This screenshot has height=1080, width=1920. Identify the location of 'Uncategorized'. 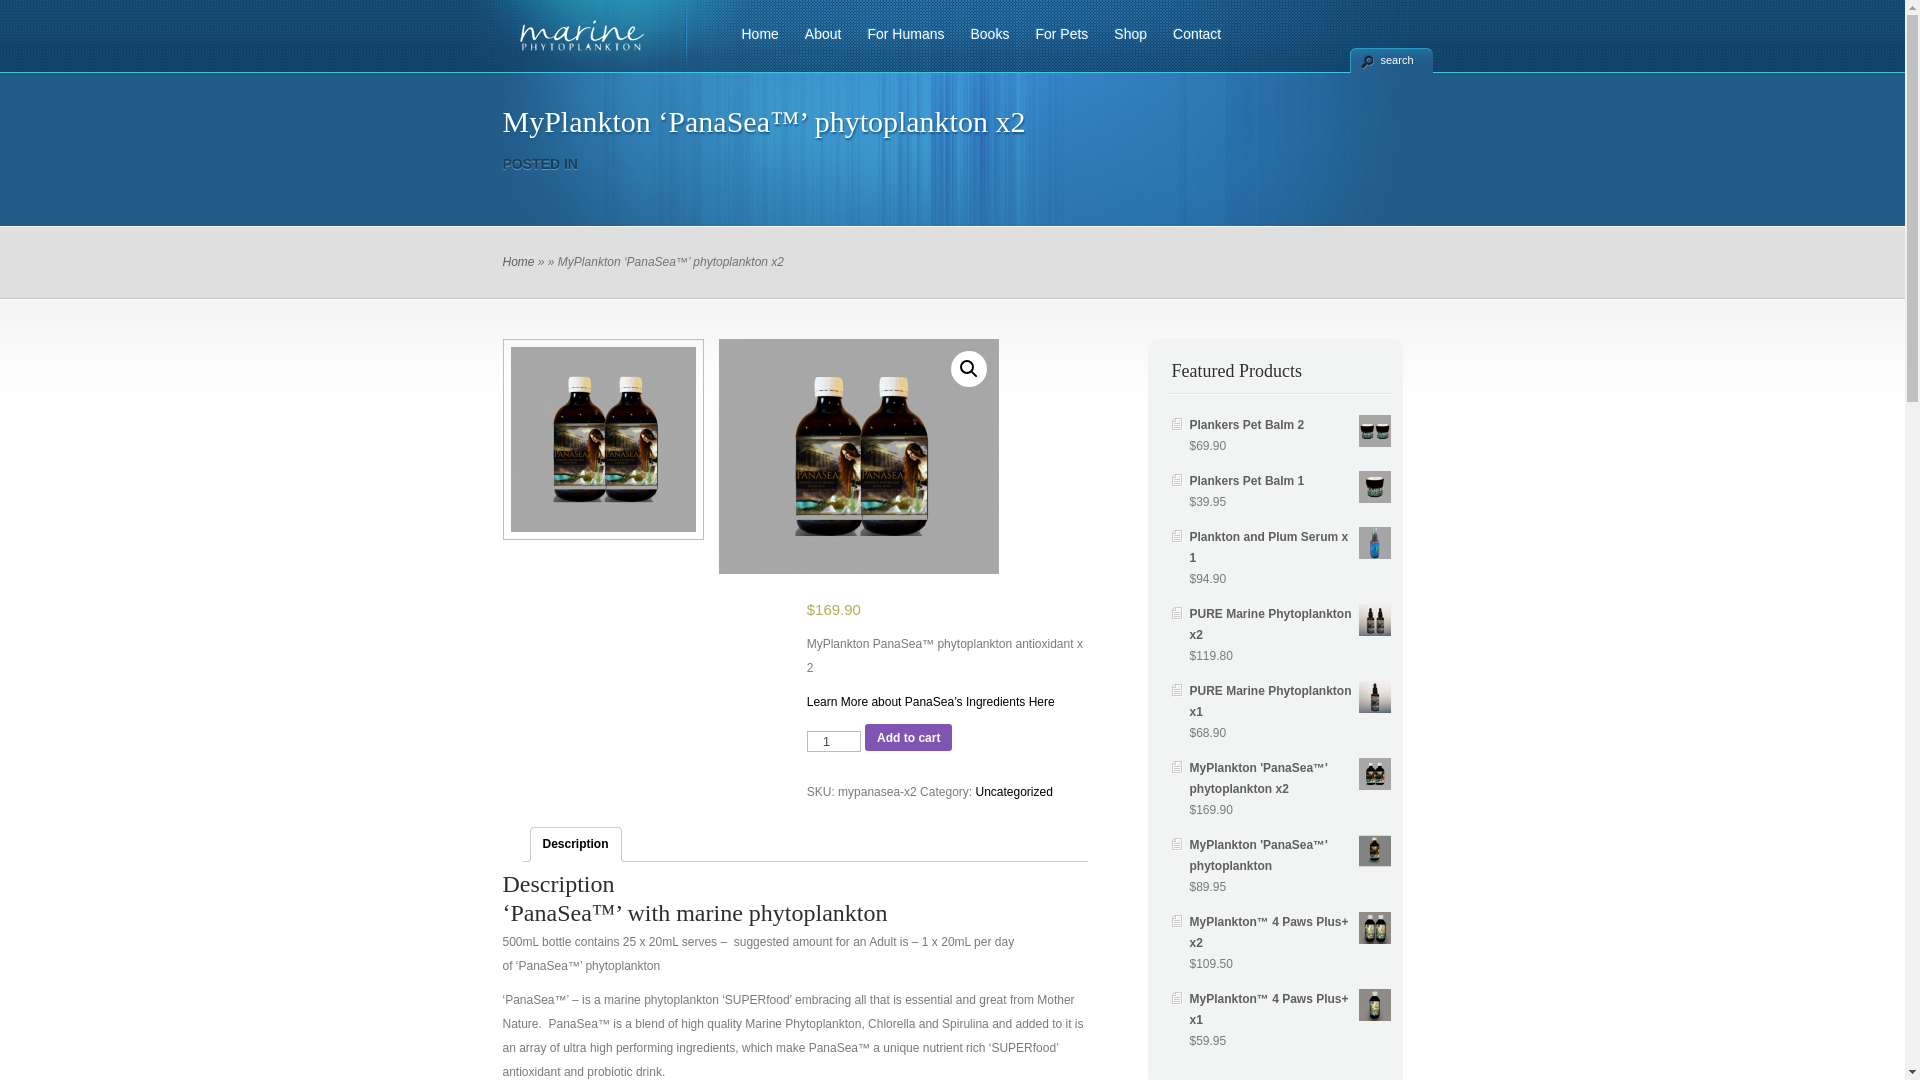
(1013, 790).